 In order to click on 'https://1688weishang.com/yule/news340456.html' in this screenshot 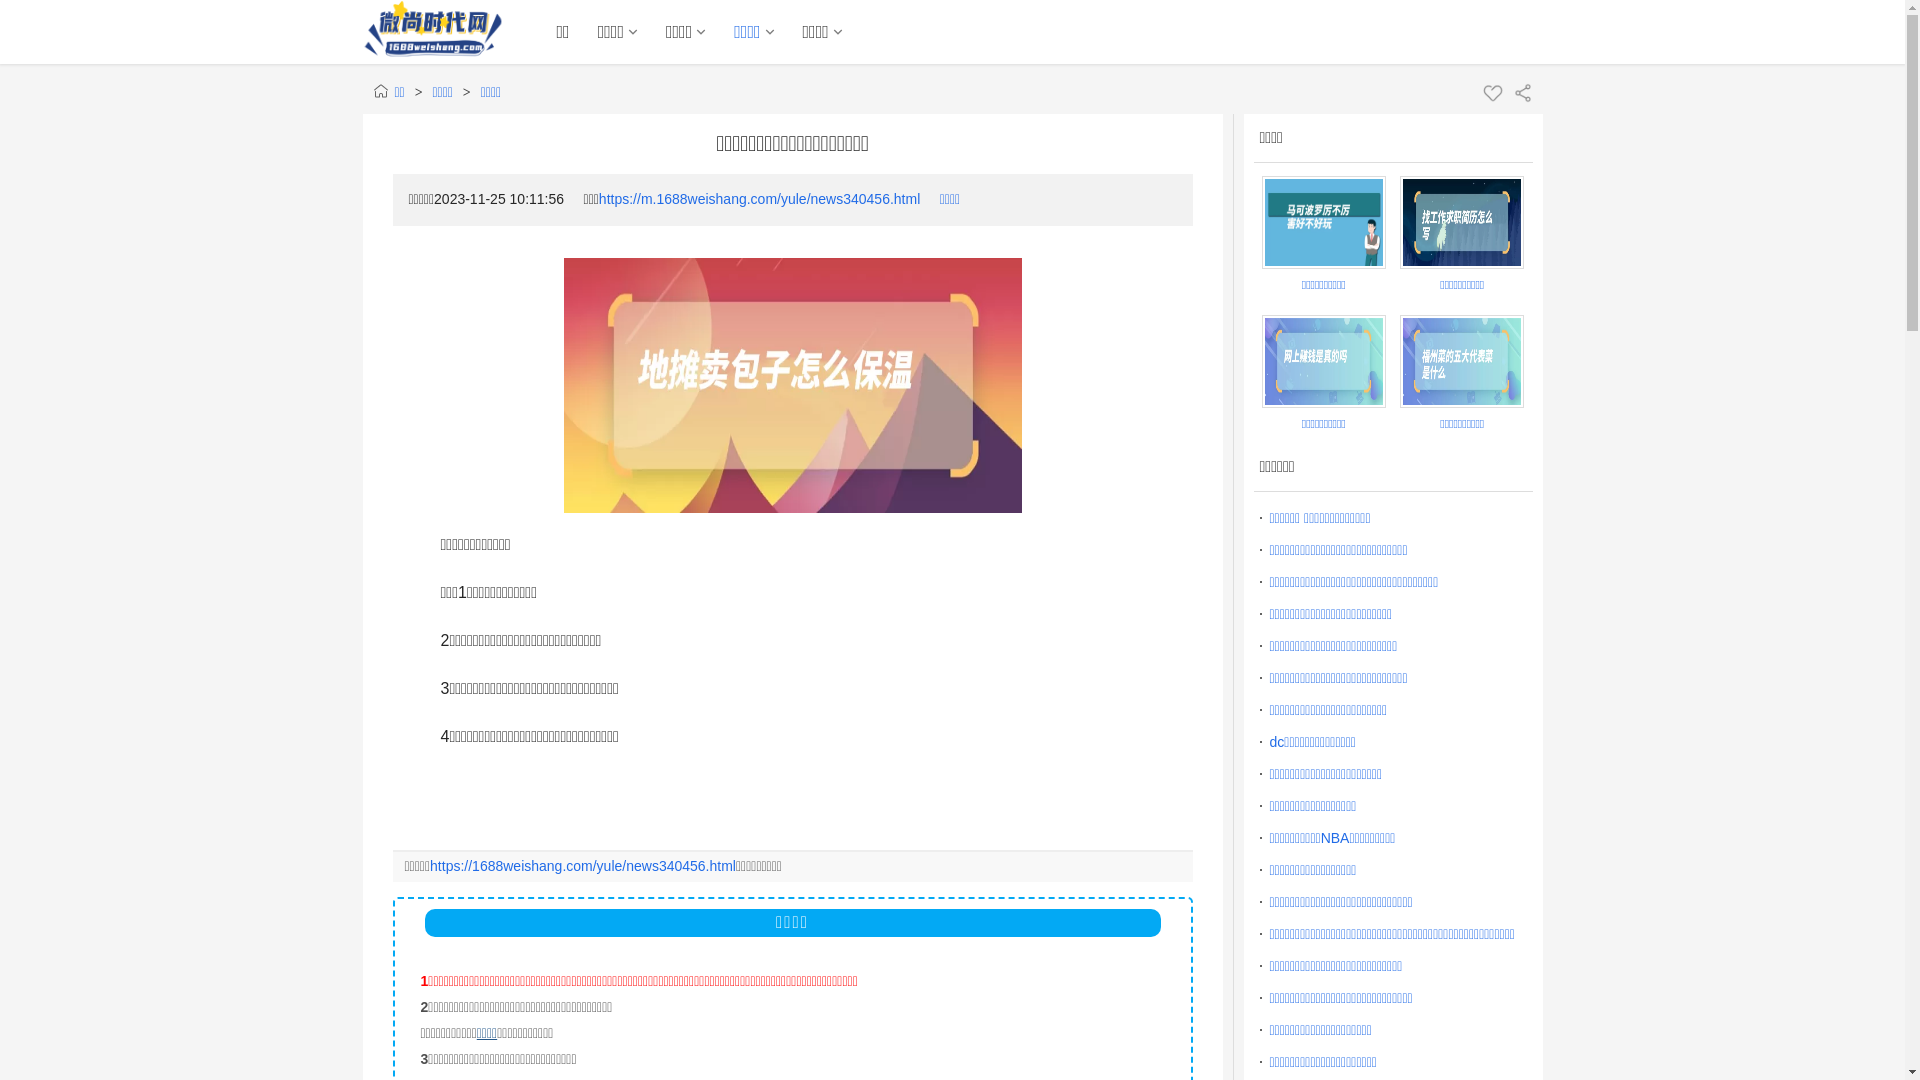, I will do `click(581, 865)`.